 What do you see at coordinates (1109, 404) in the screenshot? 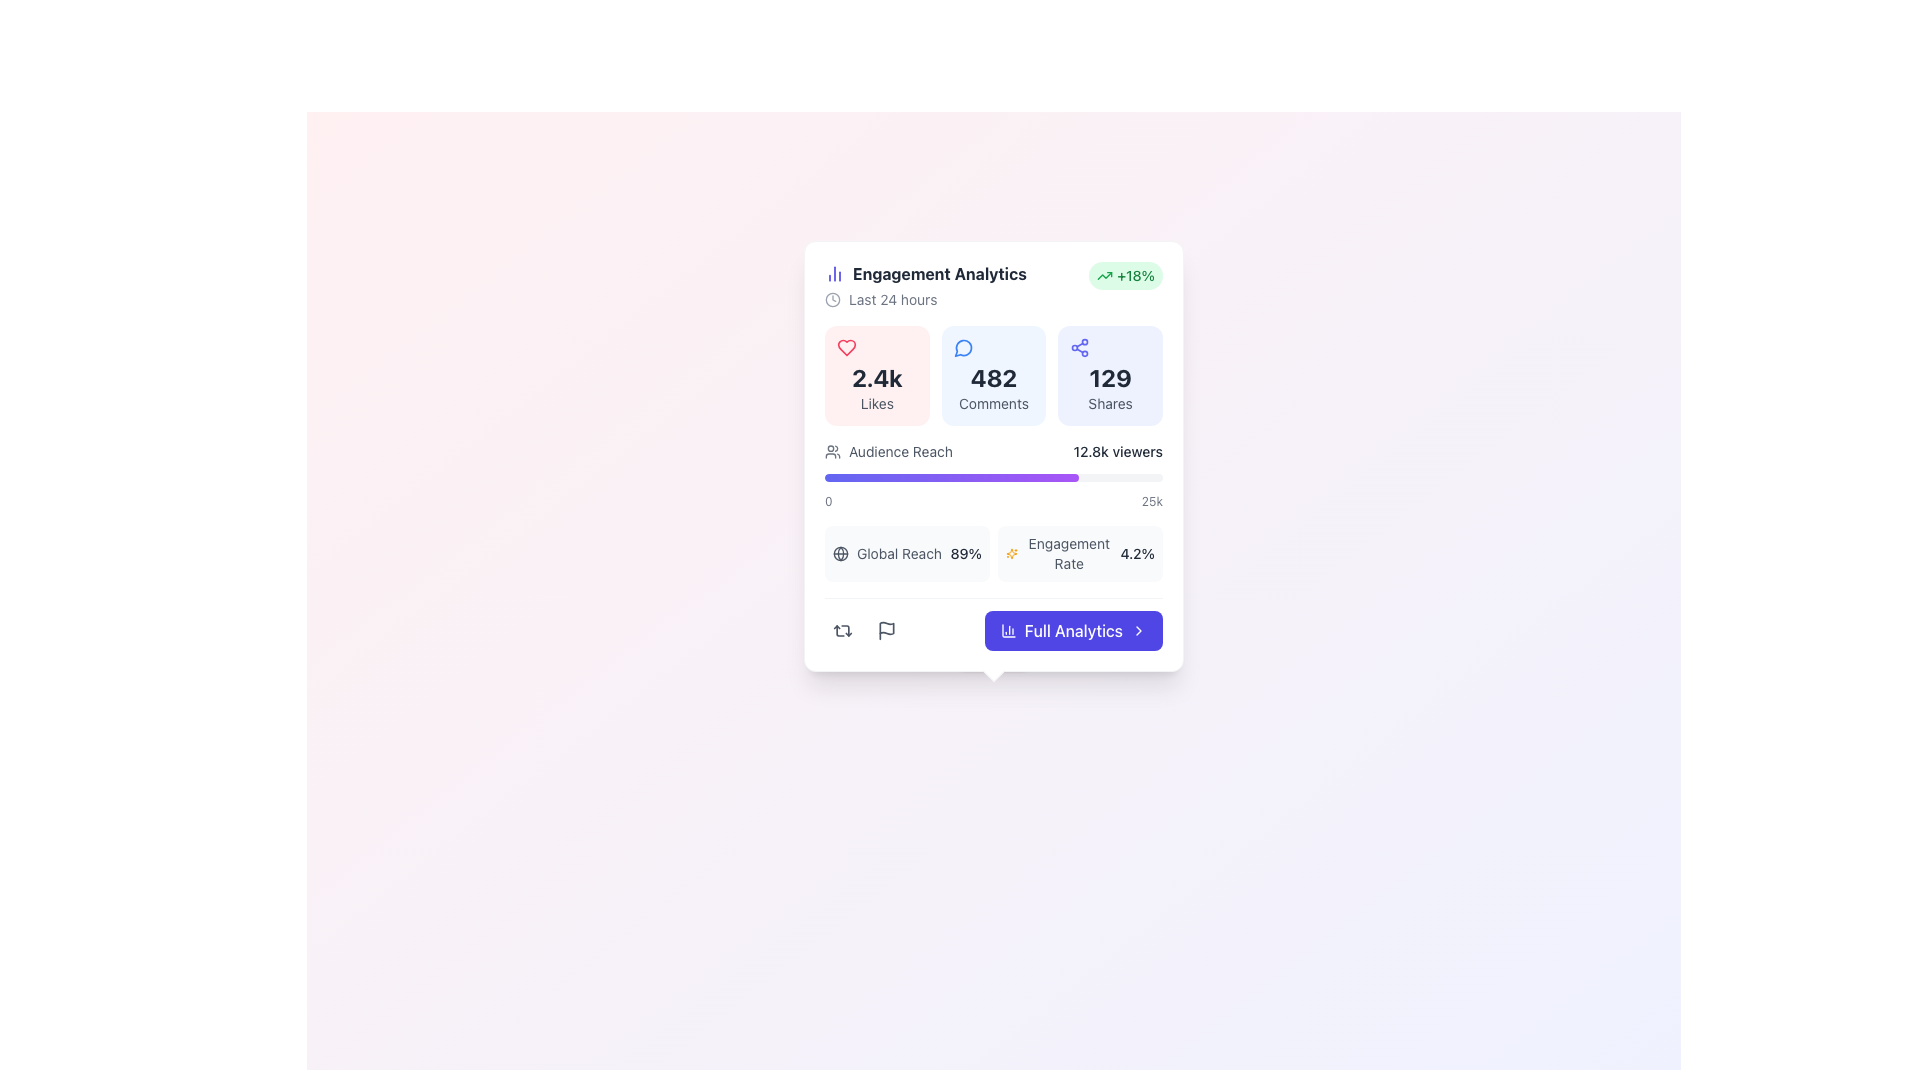
I see `the 'Shares' text label located underneath the number '129' in the 'Engagement Analytics' section of the metrics card` at bounding box center [1109, 404].